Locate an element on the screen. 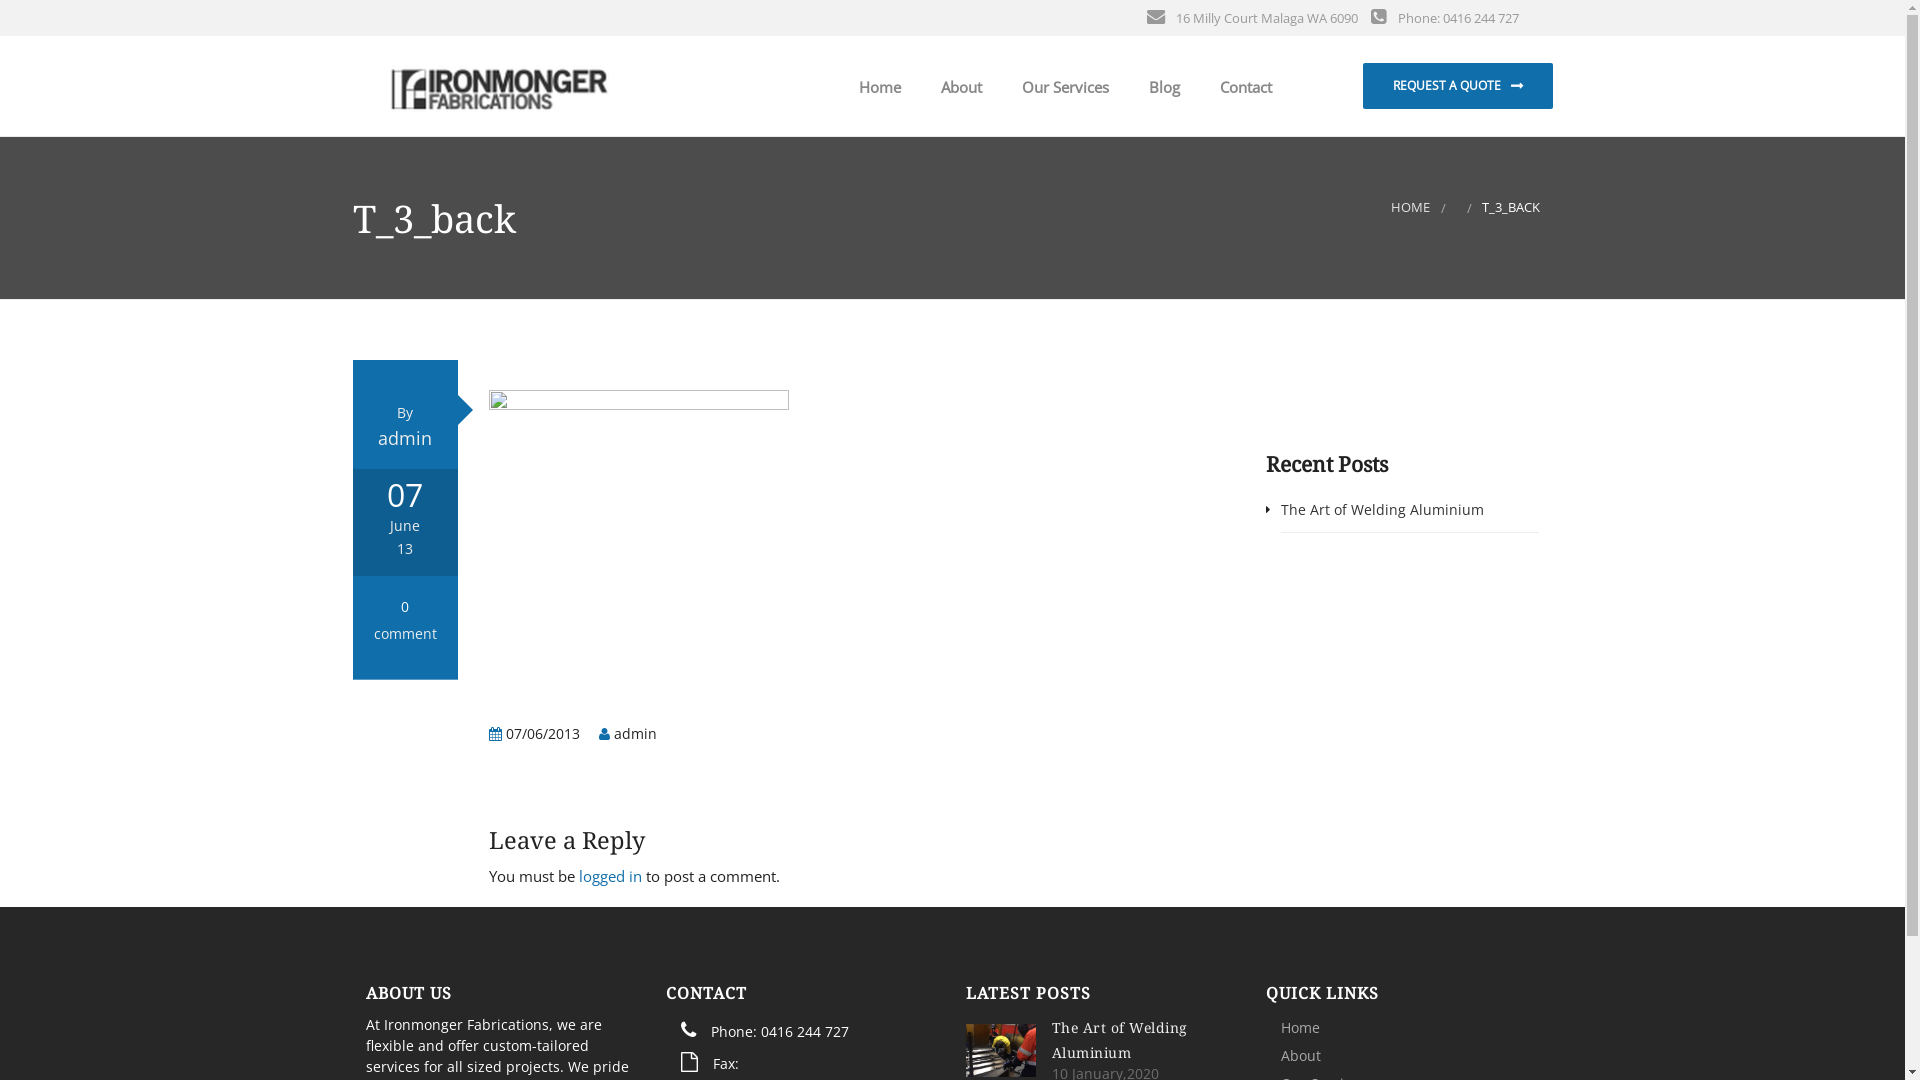 Image resolution: width=1920 pixels, height=1080 pixels. 'Contact' is located at coordinates (1241, 86).